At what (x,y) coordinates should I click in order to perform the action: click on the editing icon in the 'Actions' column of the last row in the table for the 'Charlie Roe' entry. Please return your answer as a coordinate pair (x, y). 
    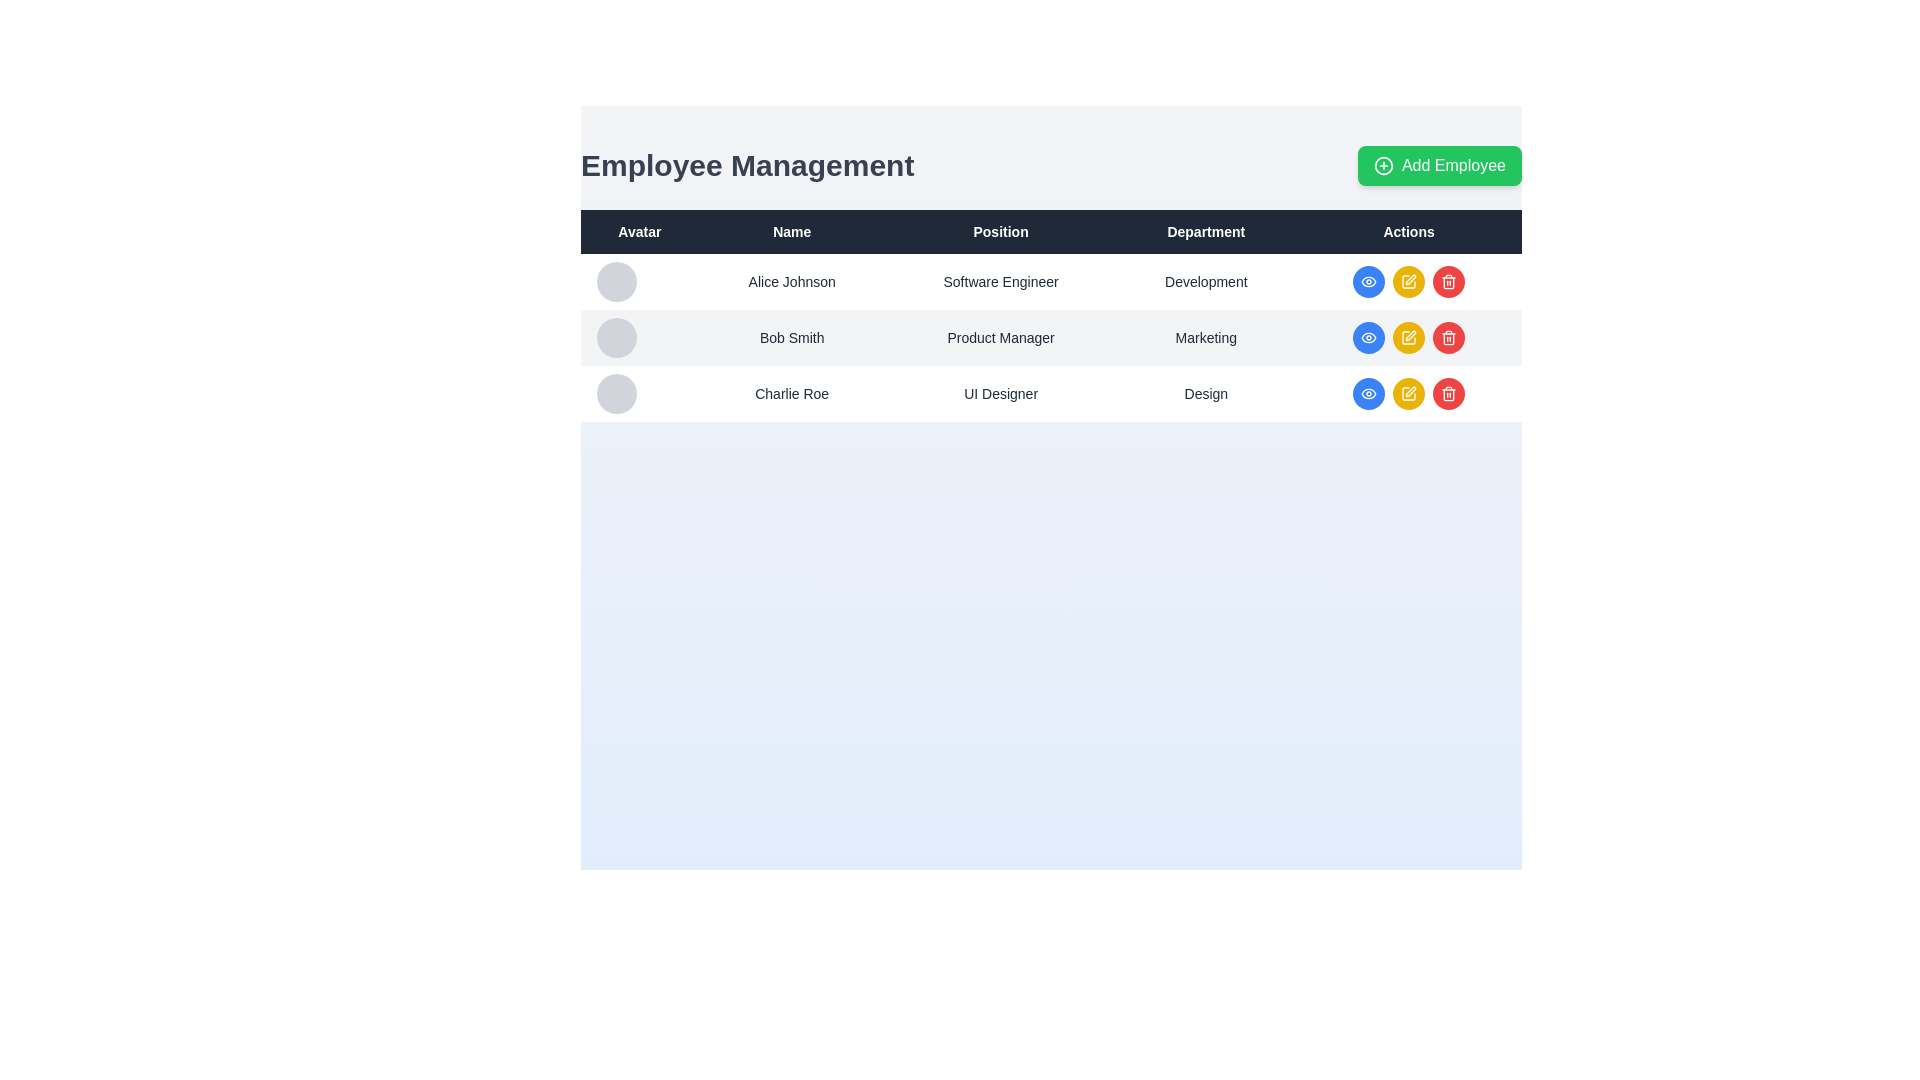
    Looking at the image, I should click on (1408, 337).